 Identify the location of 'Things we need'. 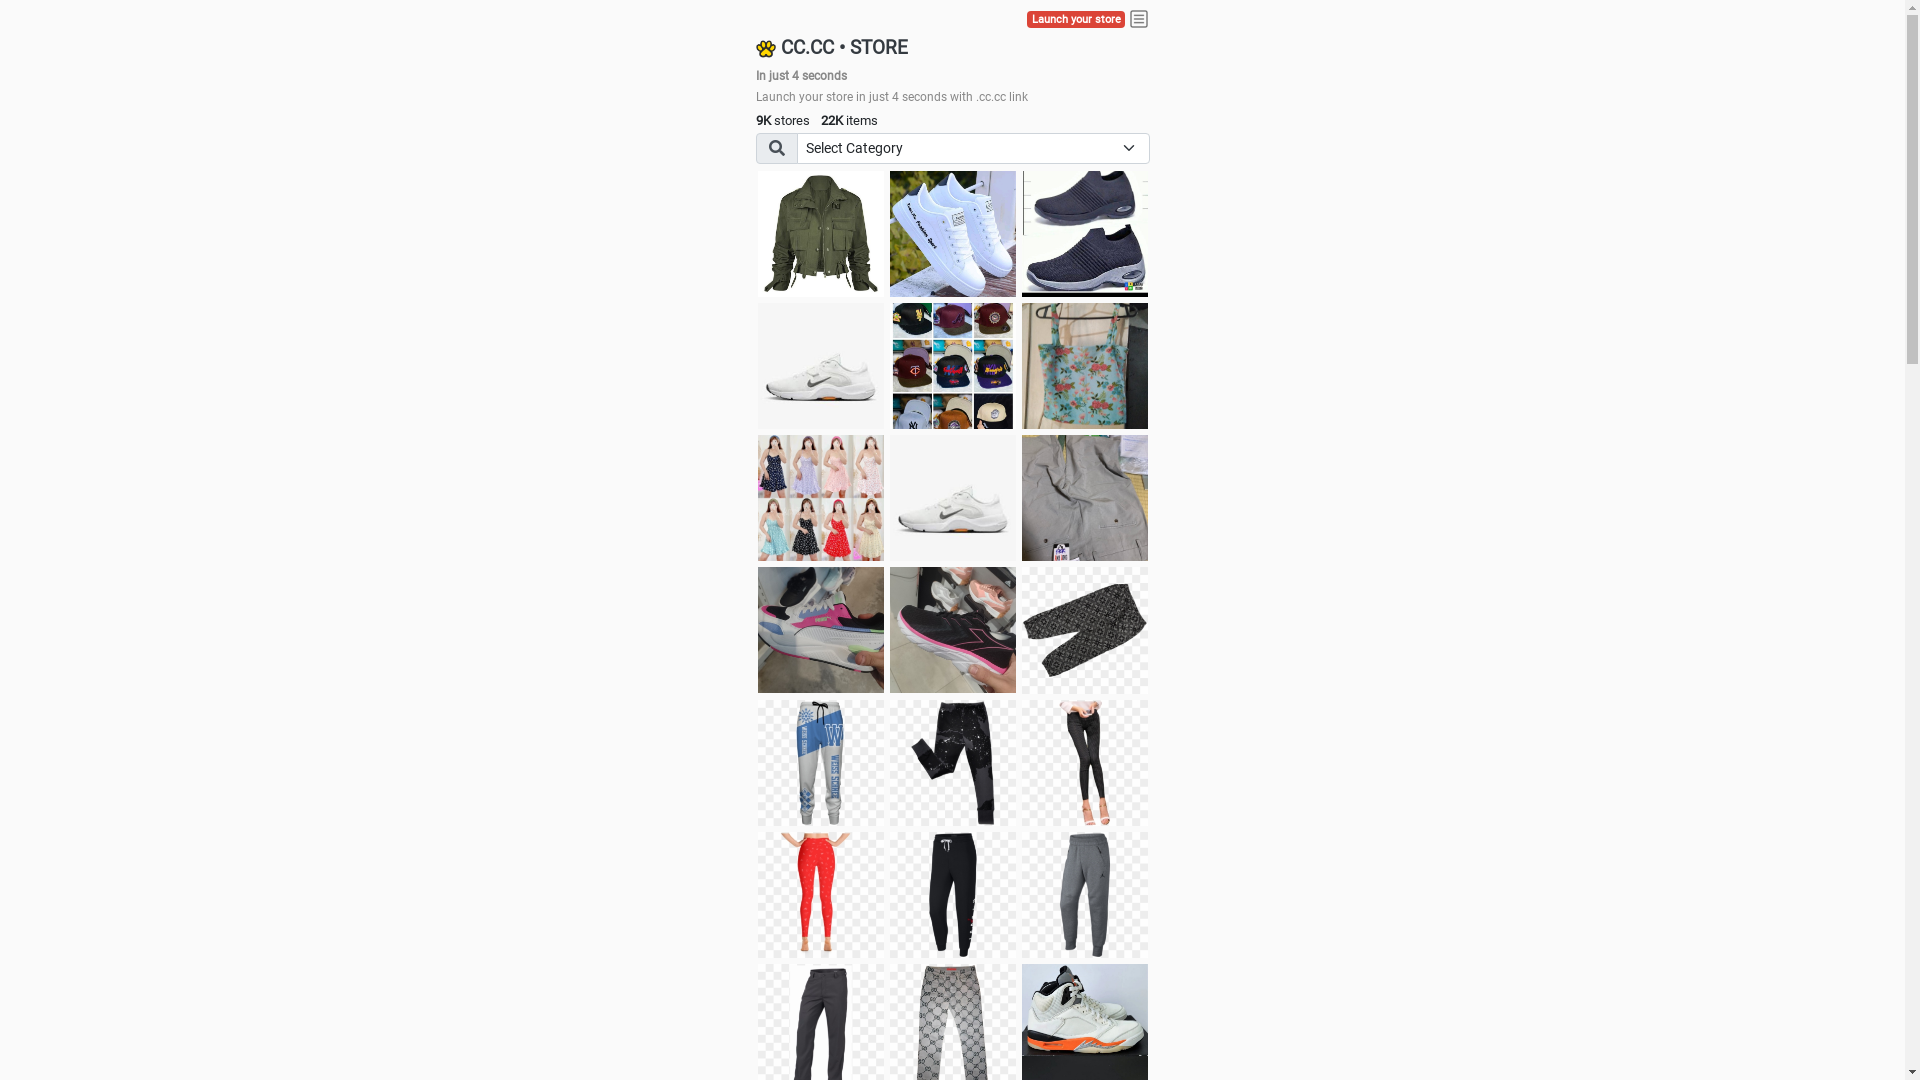
(952, 366).